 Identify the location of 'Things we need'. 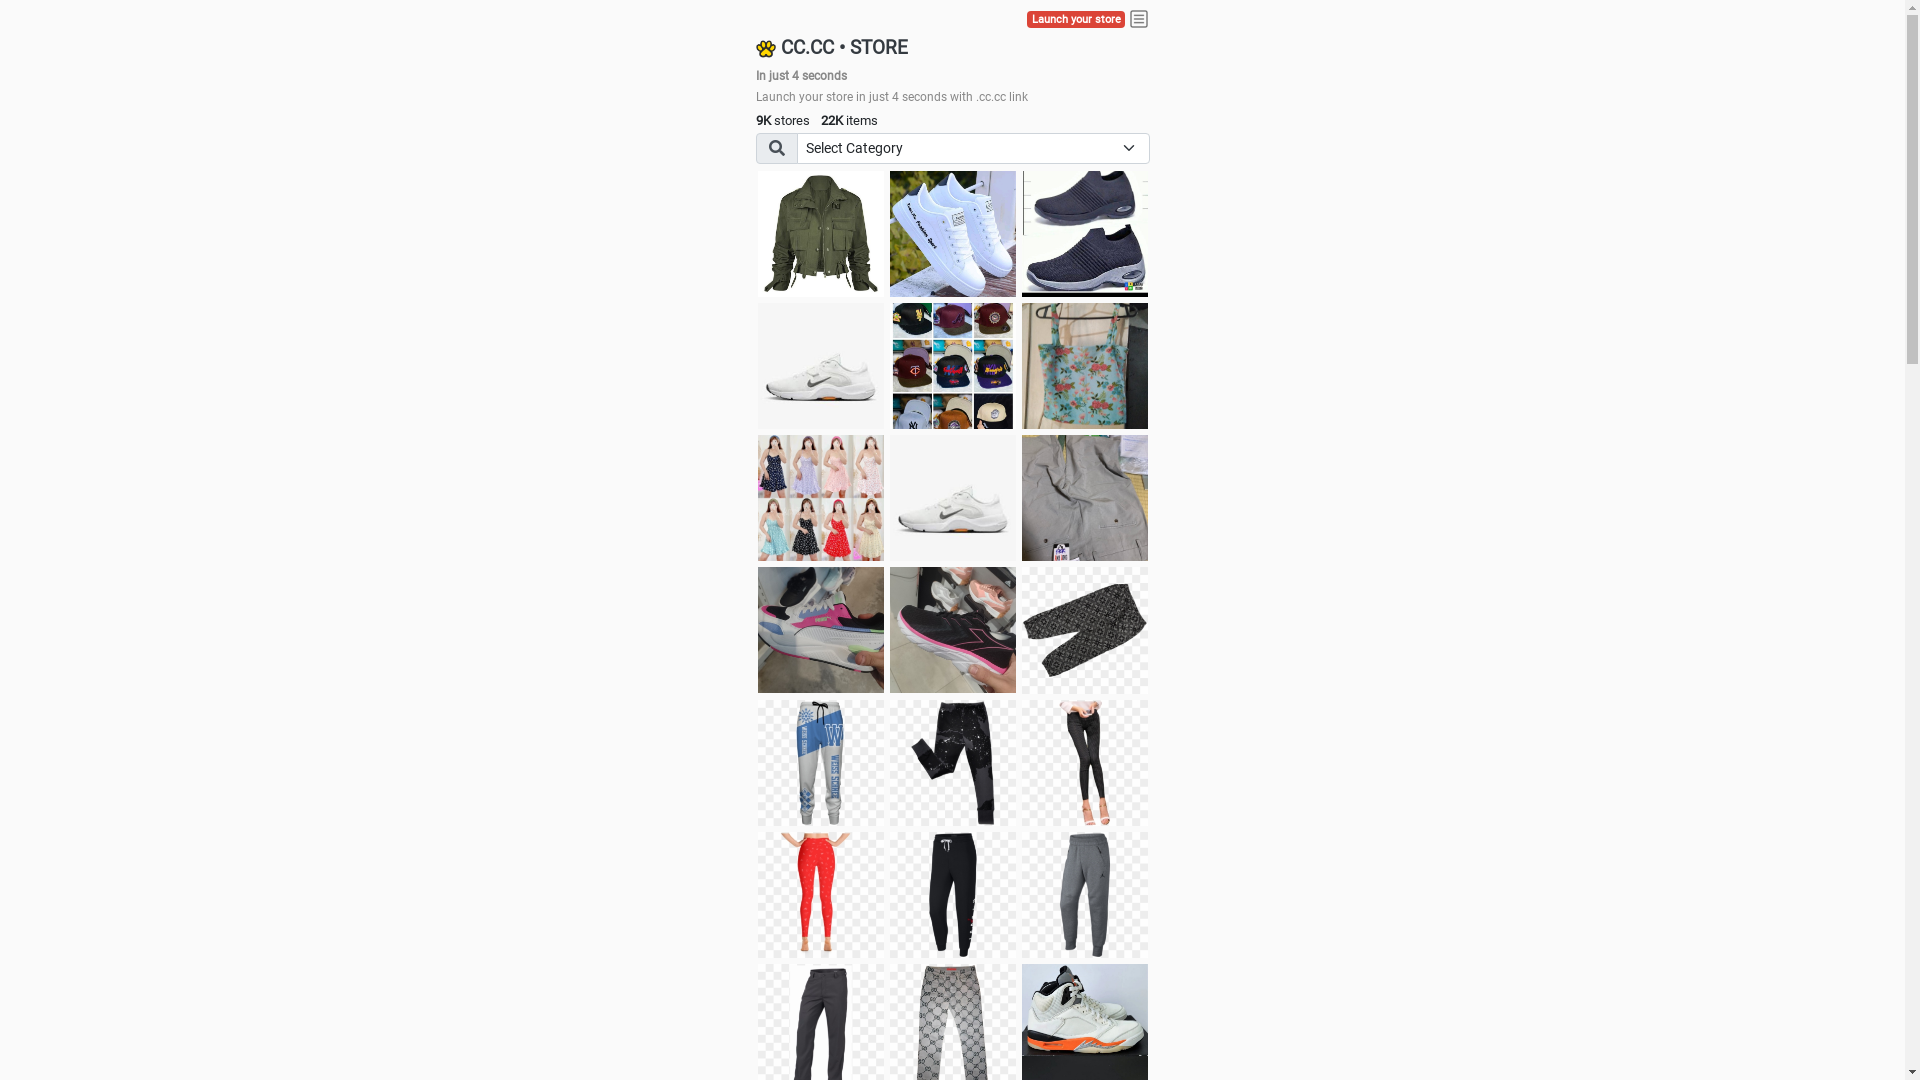
(952, 366).